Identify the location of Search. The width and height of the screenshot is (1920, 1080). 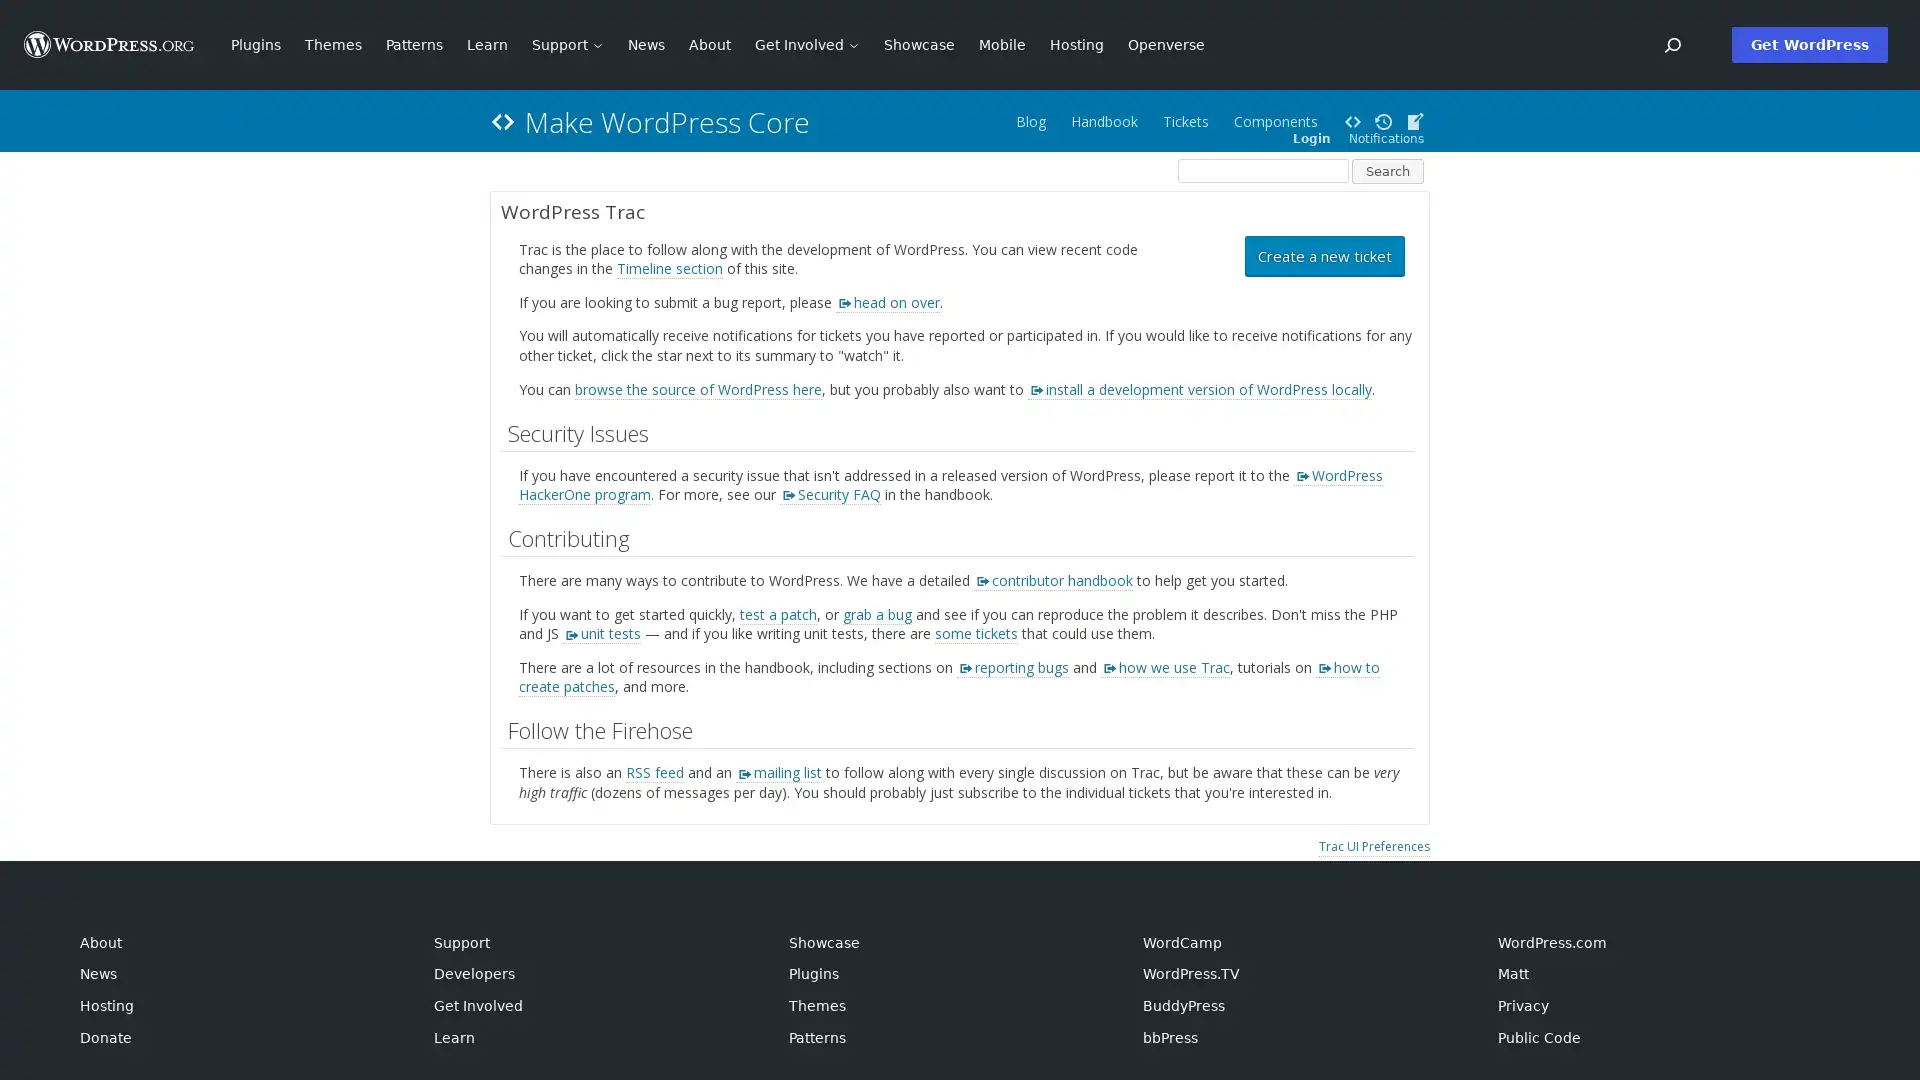
(1386, 170).